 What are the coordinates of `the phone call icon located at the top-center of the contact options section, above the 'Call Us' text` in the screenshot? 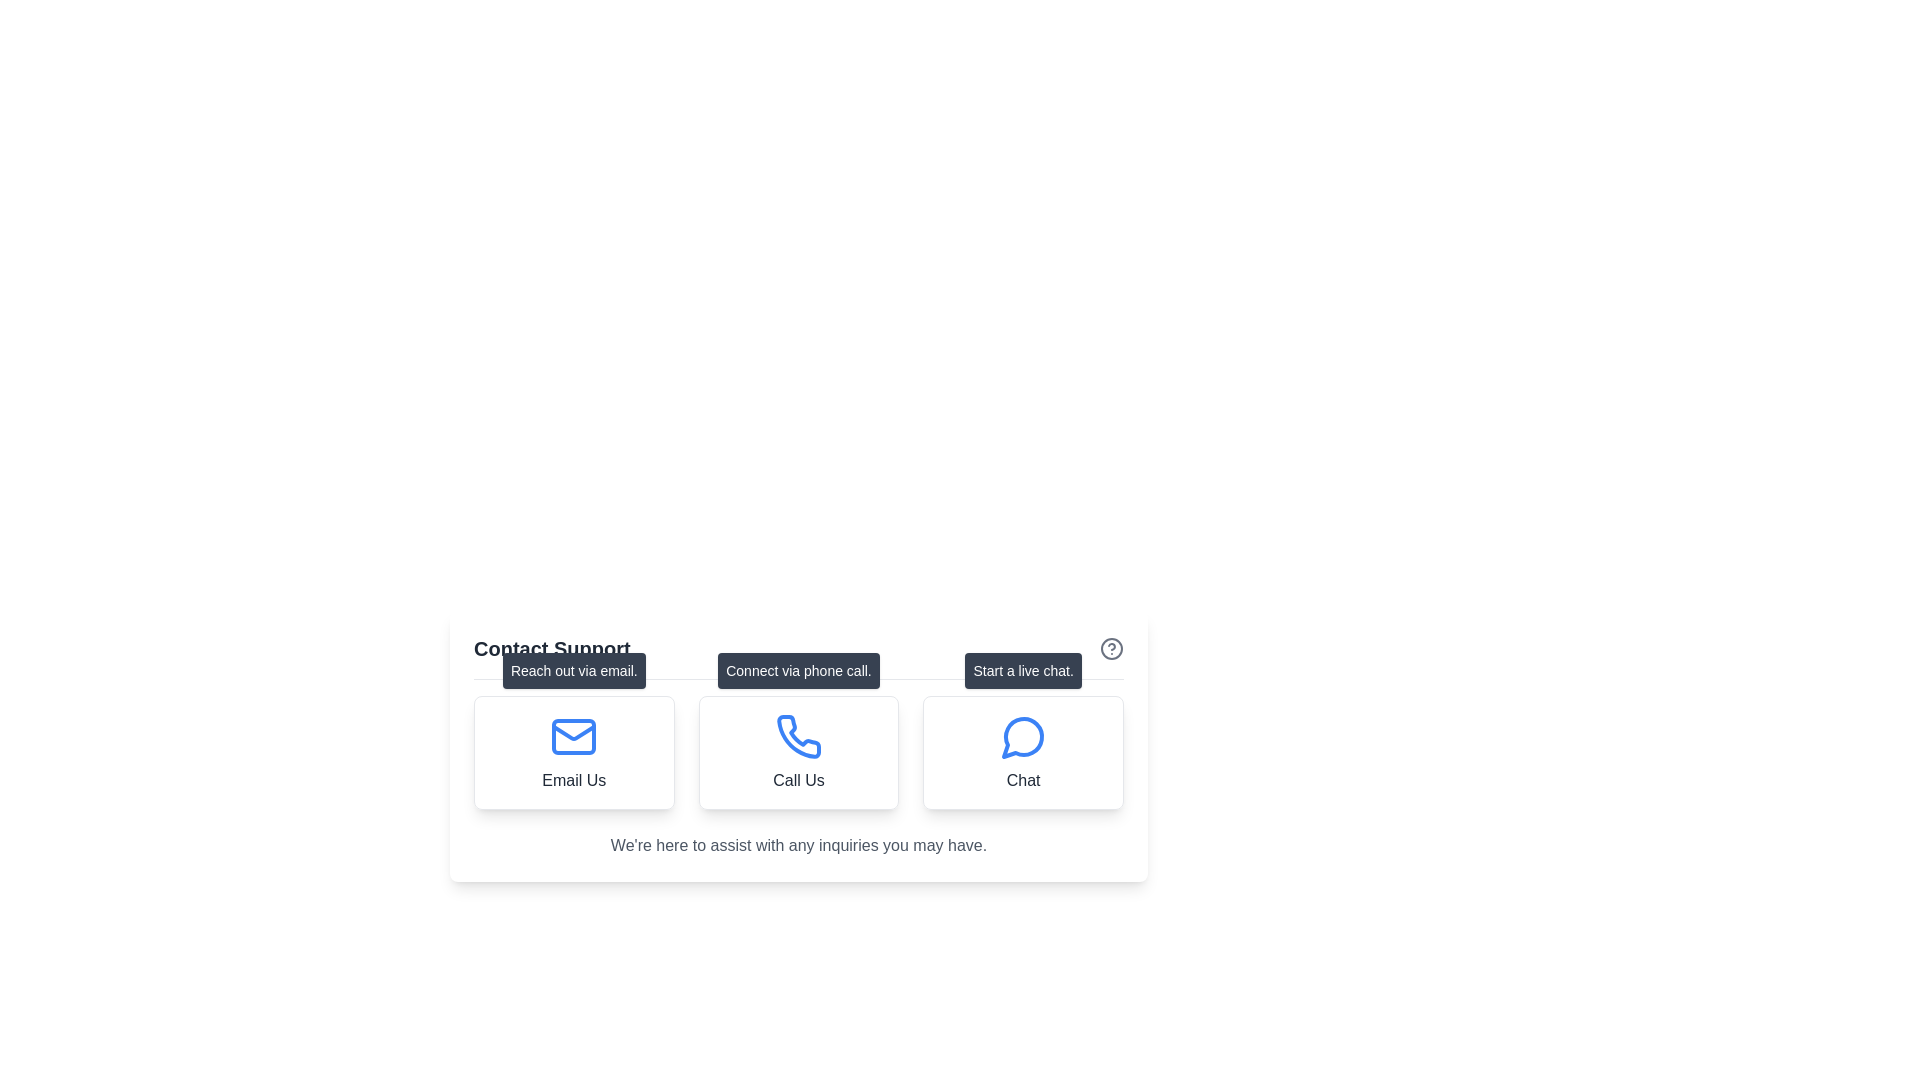 It's located at (797, 736).